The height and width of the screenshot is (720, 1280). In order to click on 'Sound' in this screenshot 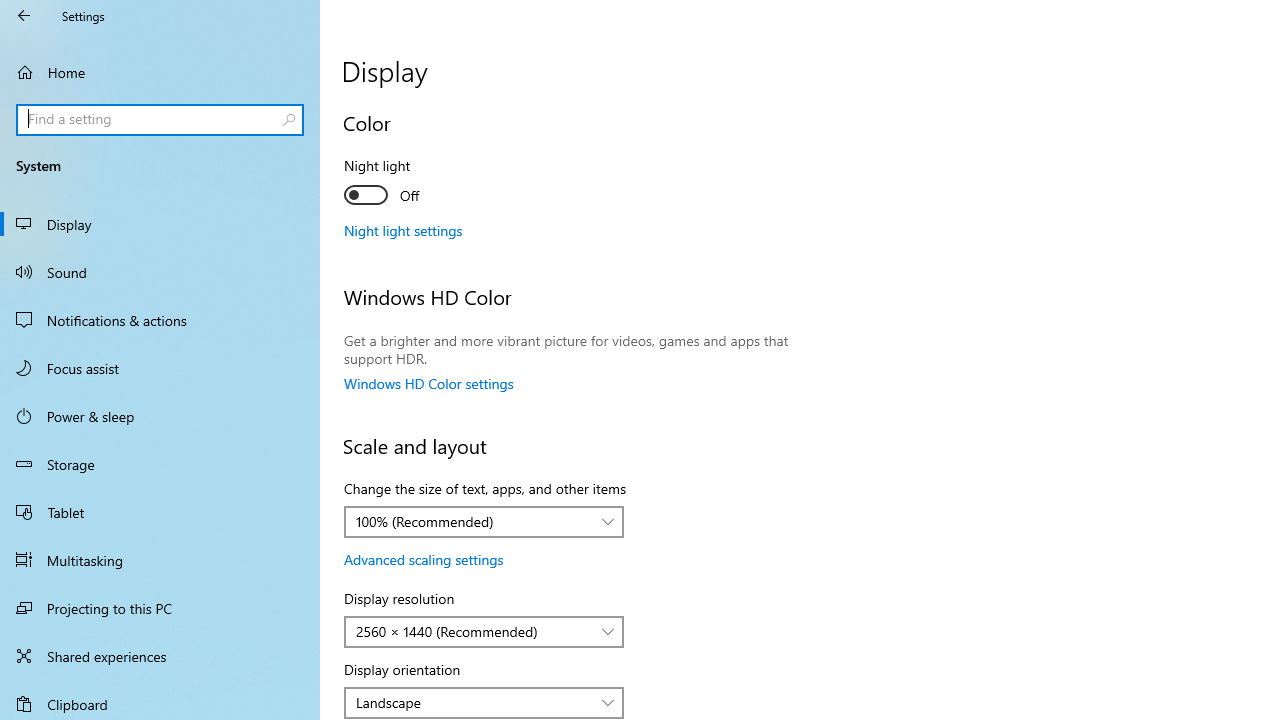, I will do `click(160, 271)`.